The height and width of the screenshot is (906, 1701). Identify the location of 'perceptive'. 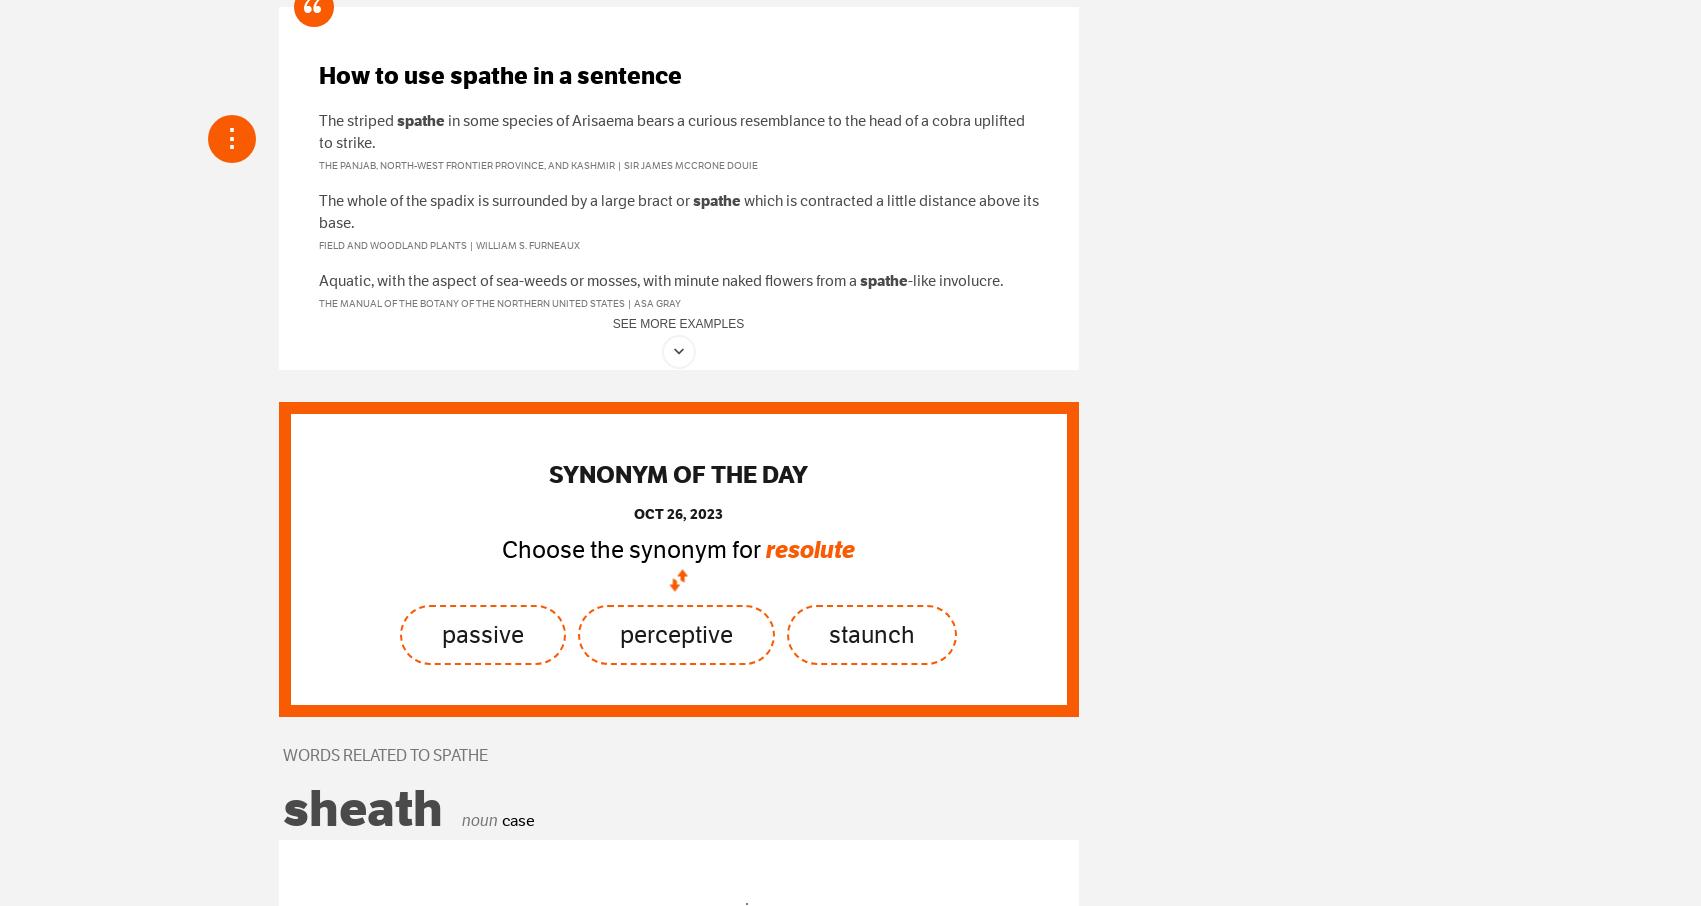
(675, 634).